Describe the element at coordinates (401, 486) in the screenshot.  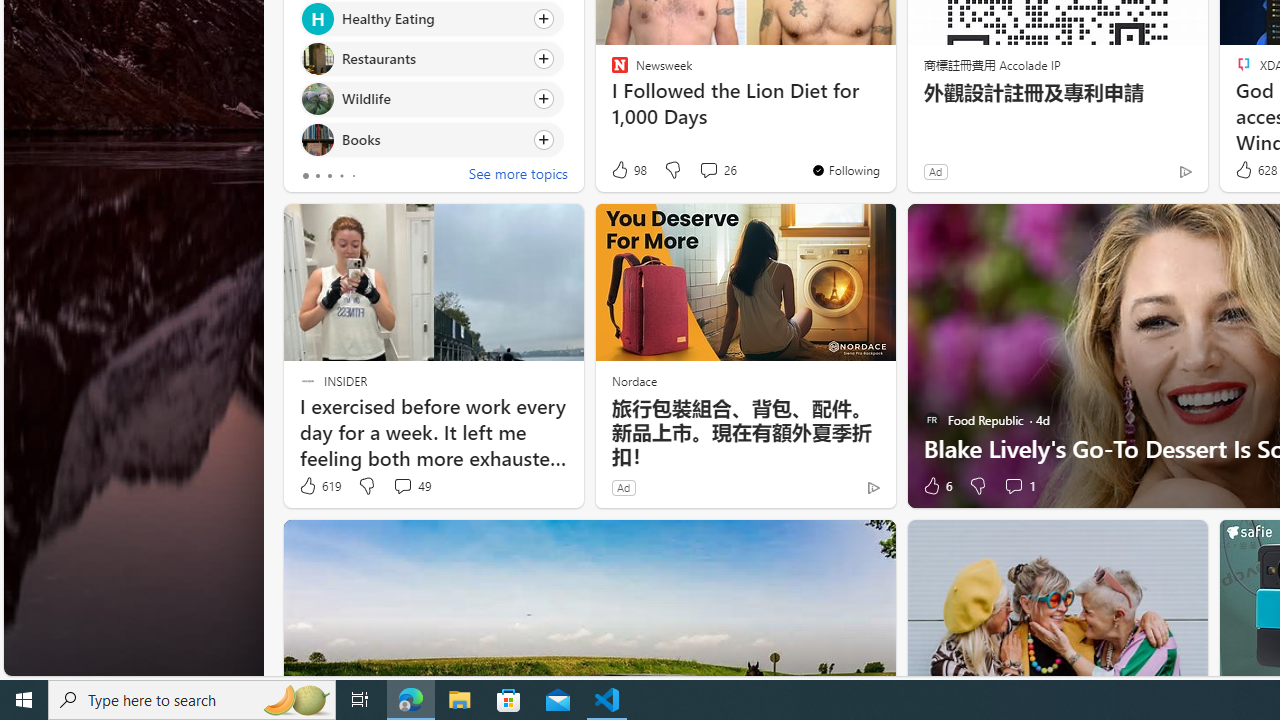
I see `'View comments 49 Comment'` at that location.